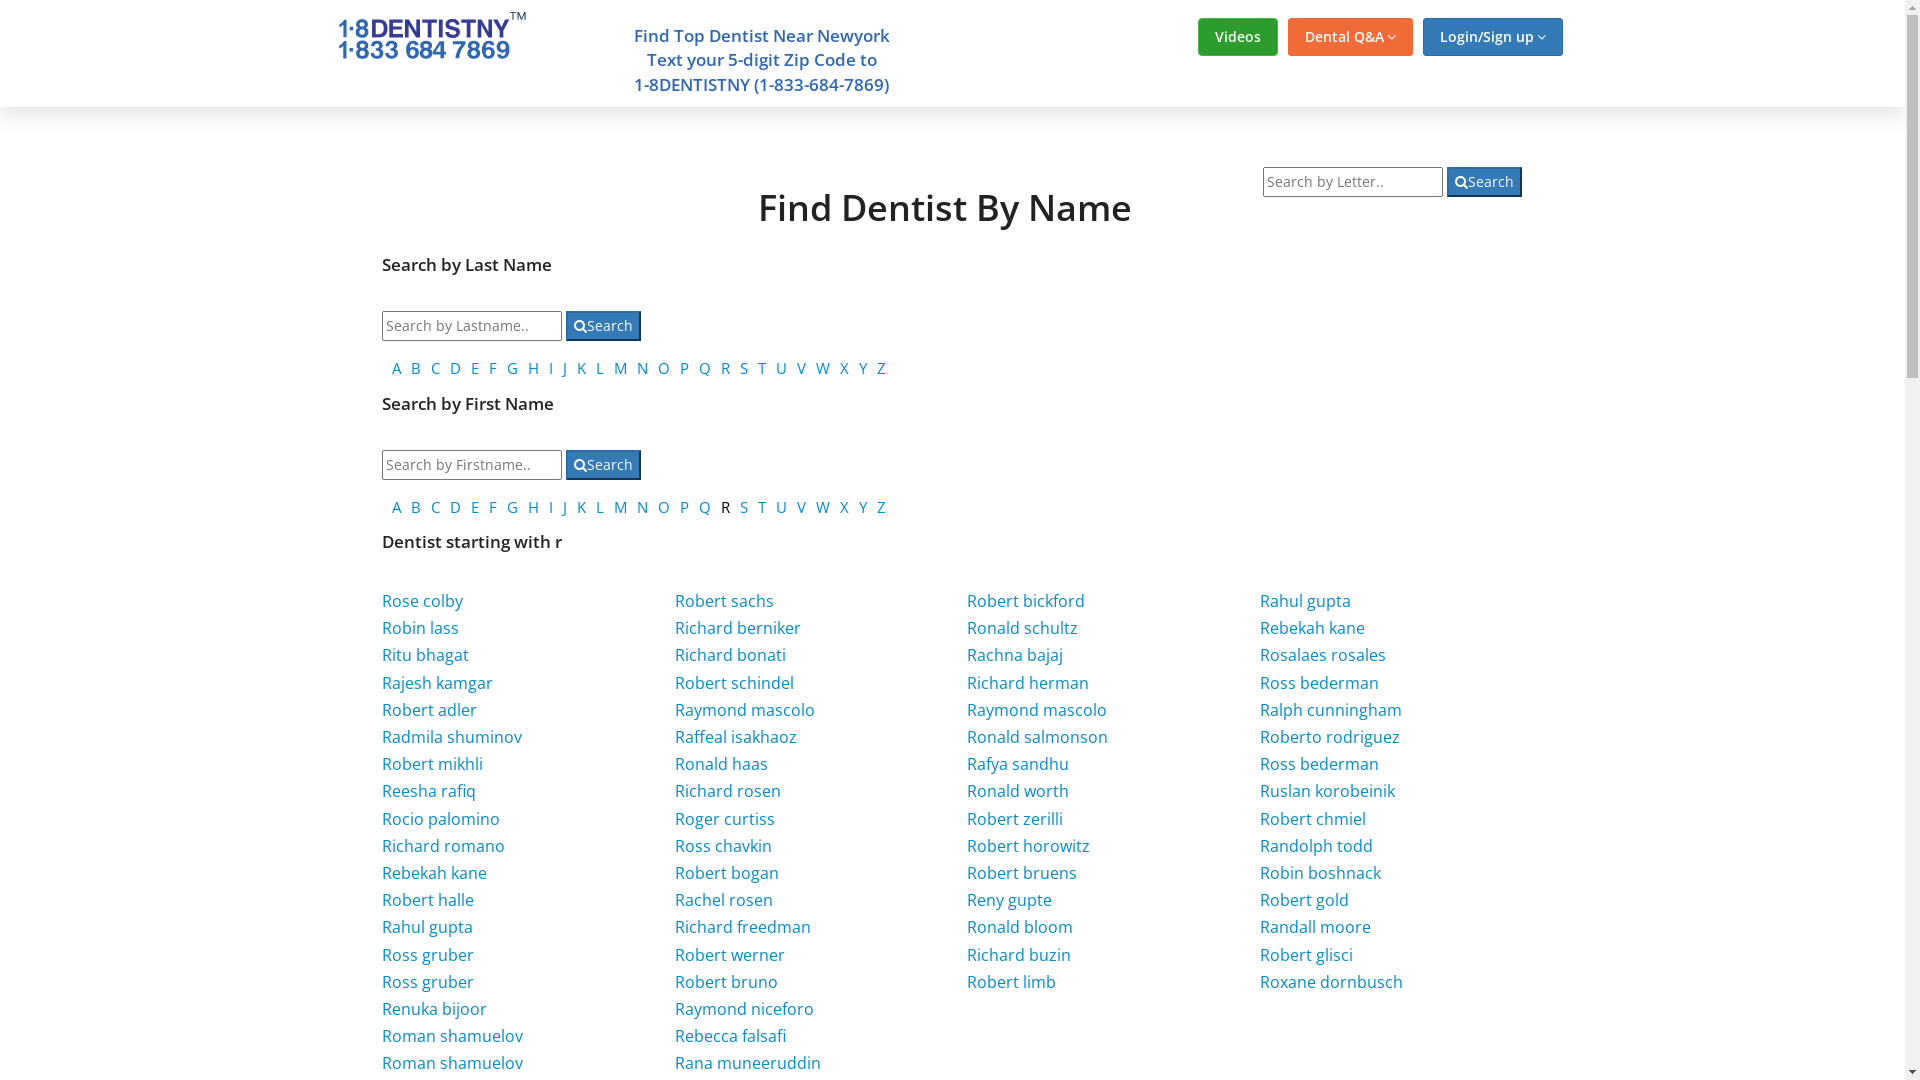 The height and width of the screenshot is (1080, 1920). Describe the element at coordinates (1316, 845) in the screenshot. I see `'Randolph todd'` at that location.